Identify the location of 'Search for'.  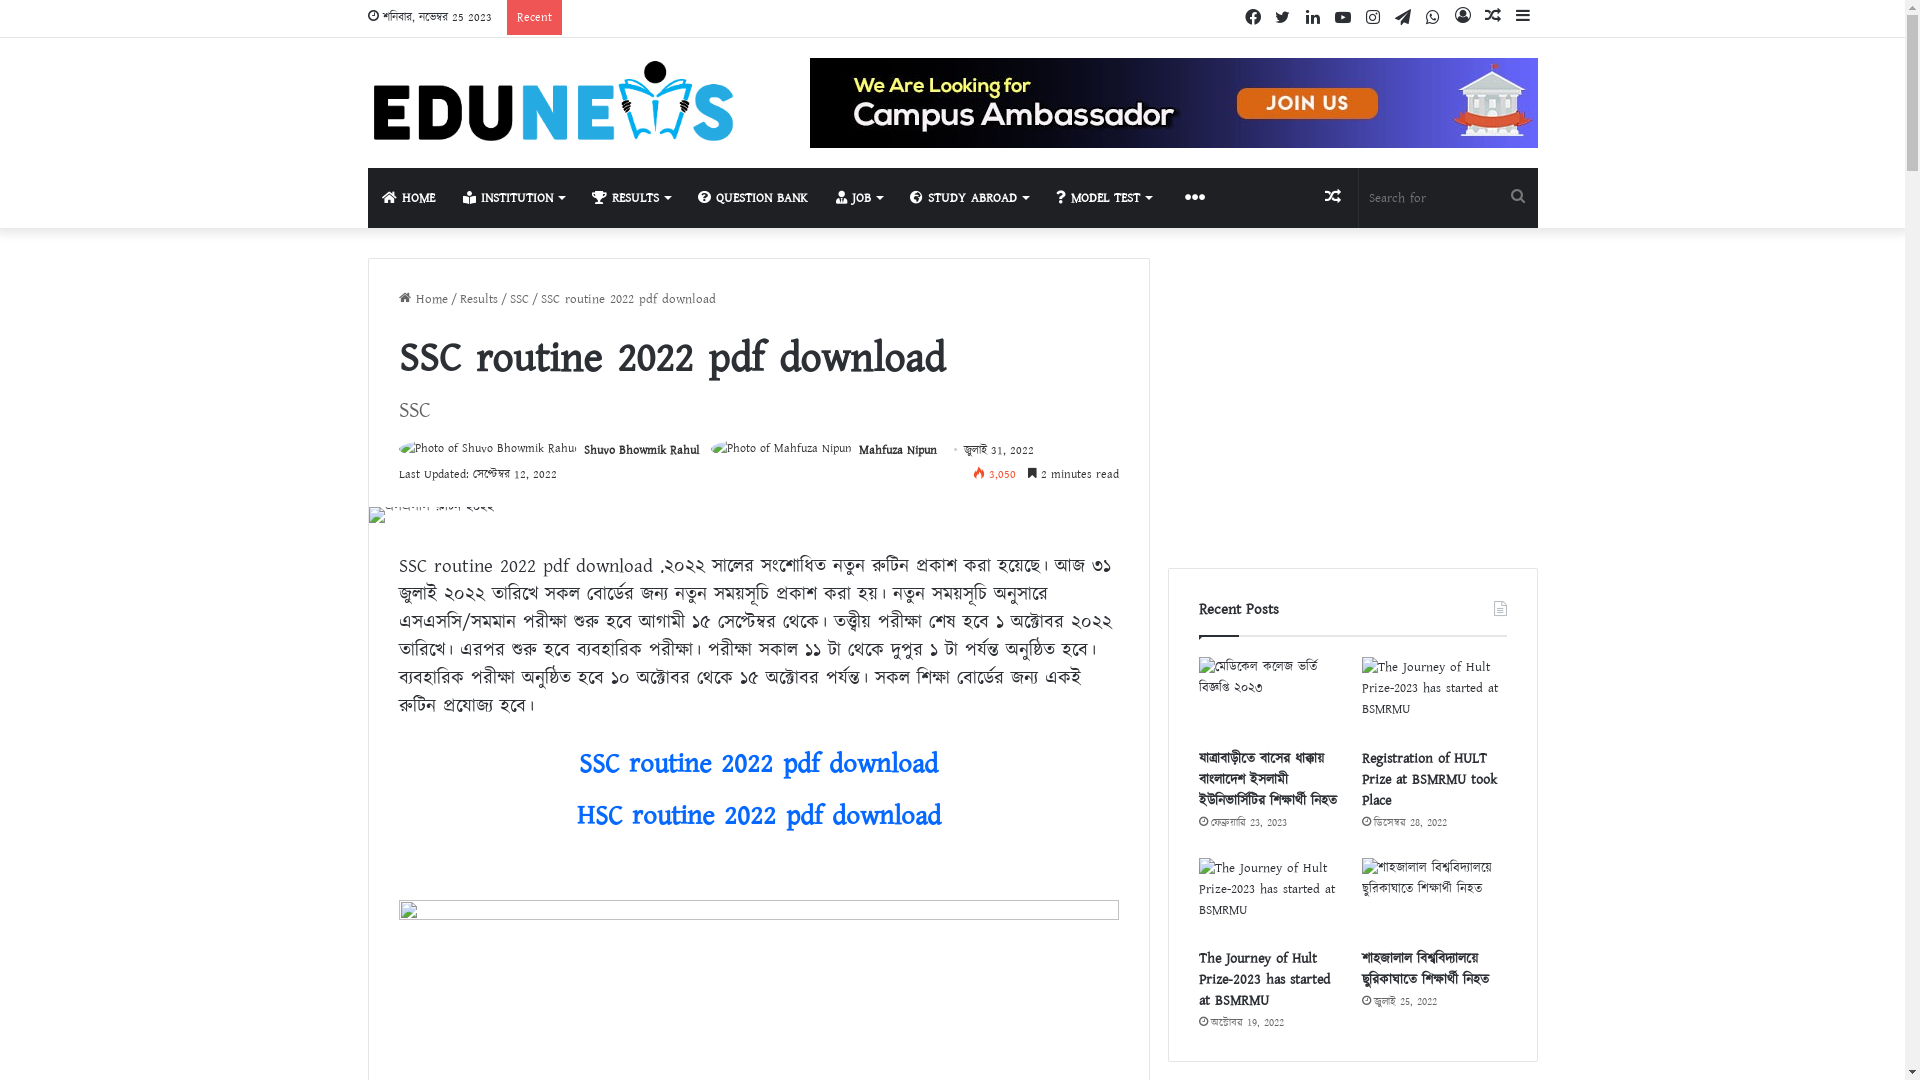
(1517, 197).